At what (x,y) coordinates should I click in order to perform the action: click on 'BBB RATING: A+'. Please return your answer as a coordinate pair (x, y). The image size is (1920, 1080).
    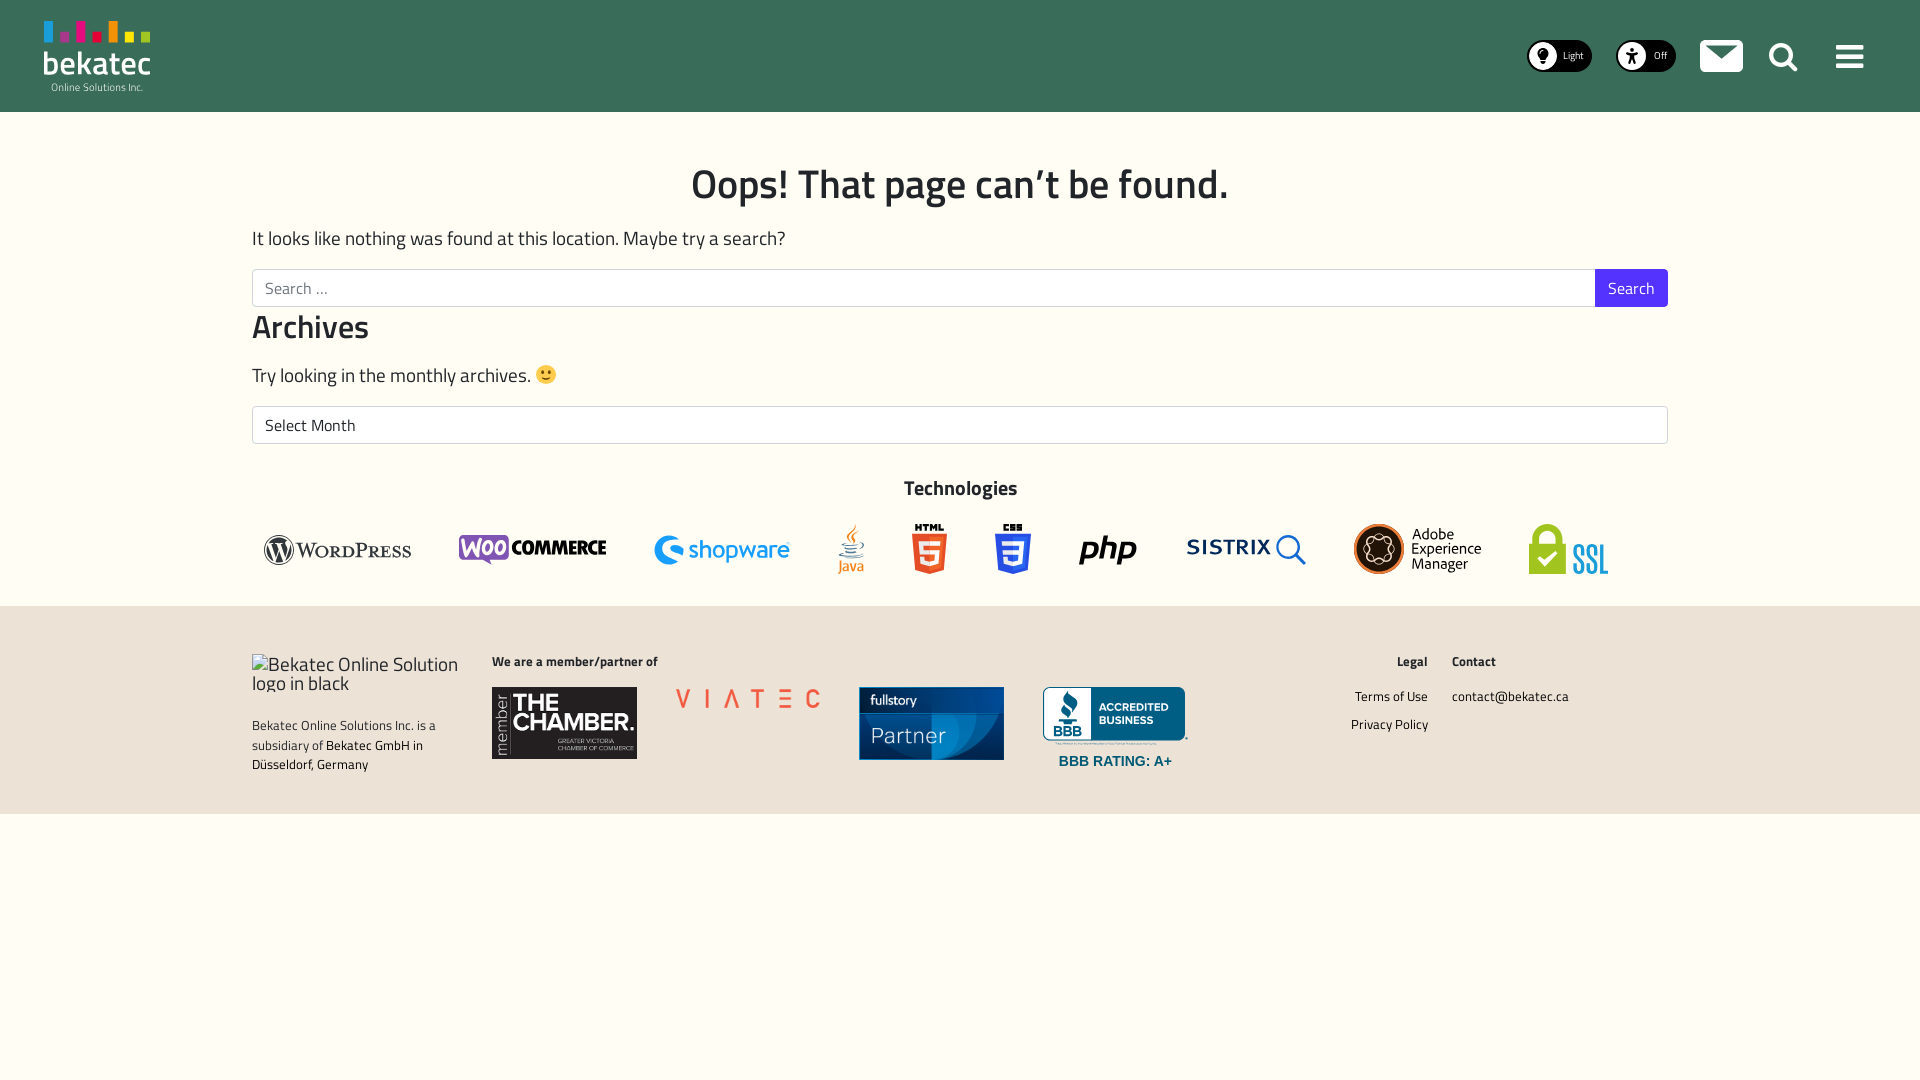
    Looking at the image, I should click on (1114, 759).